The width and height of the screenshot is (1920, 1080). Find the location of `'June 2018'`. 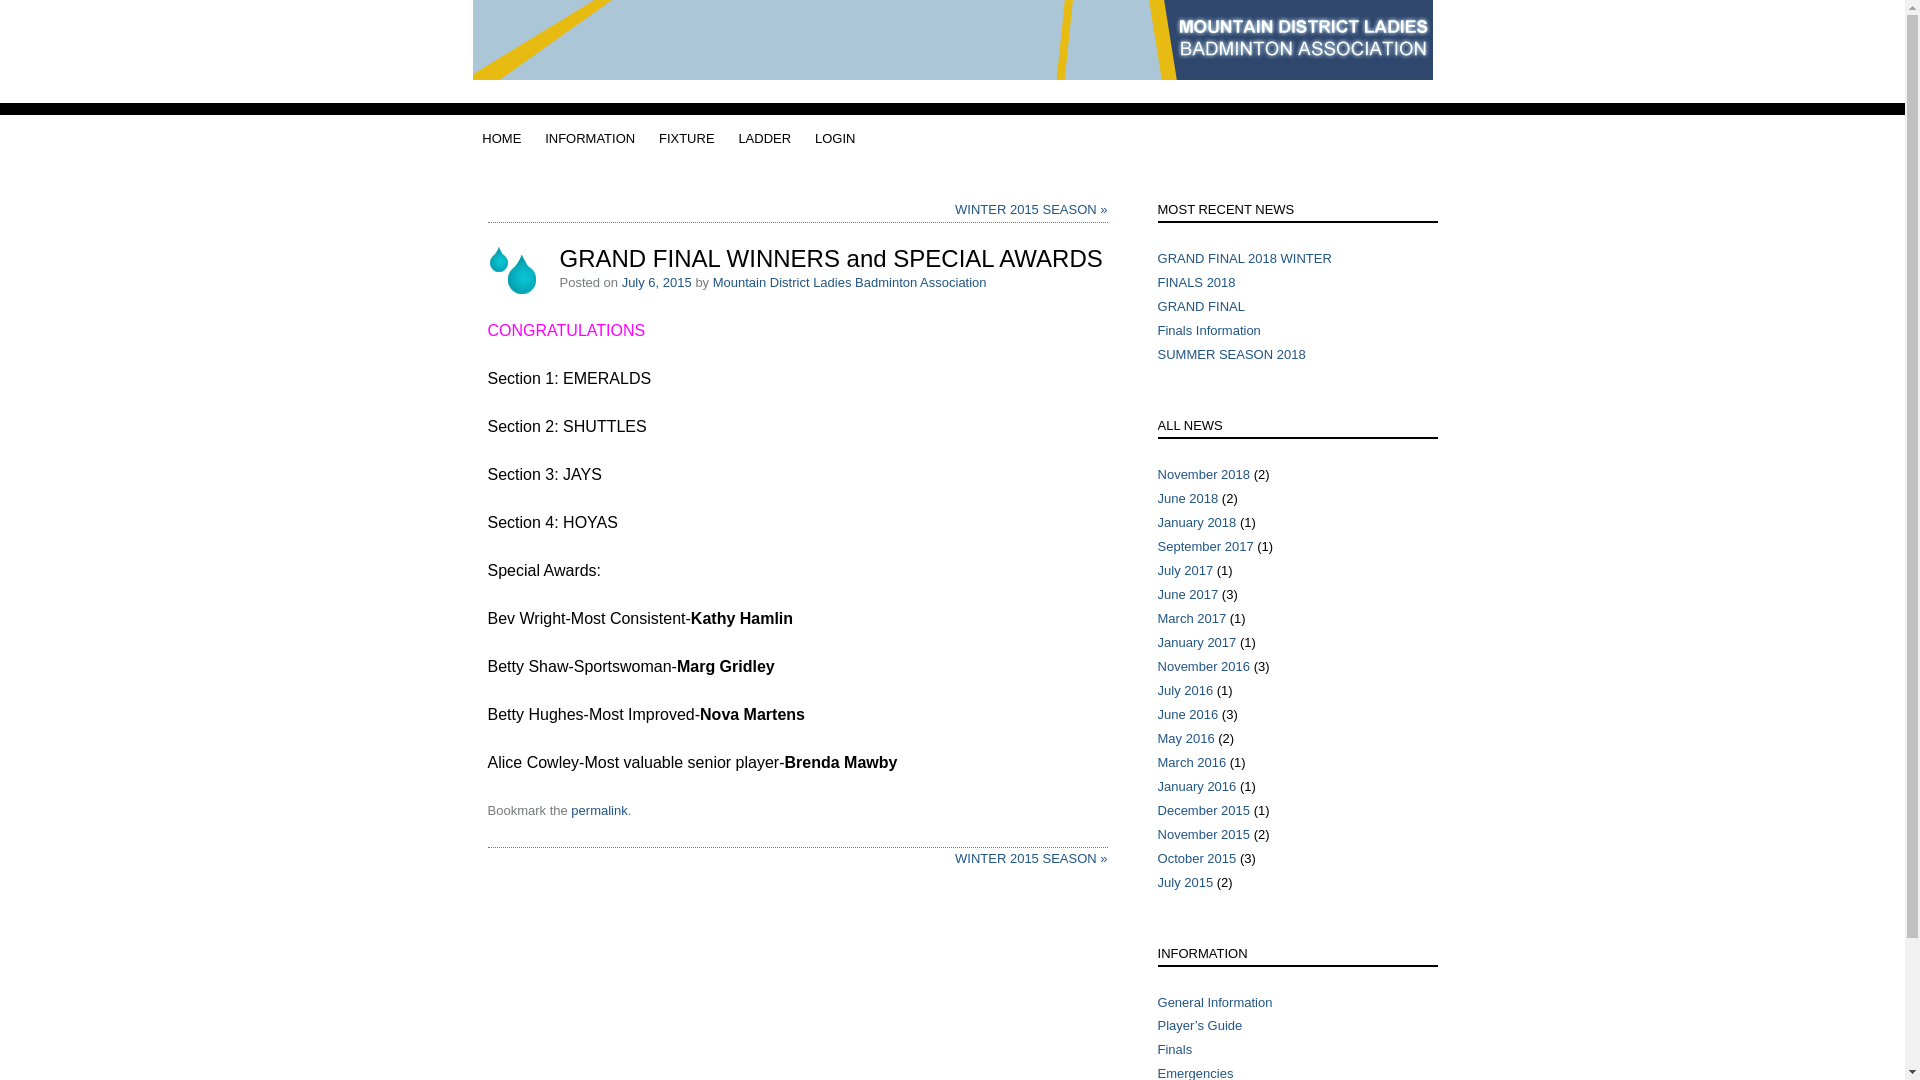

'June 2018' is located at coordinates (1188, 497).